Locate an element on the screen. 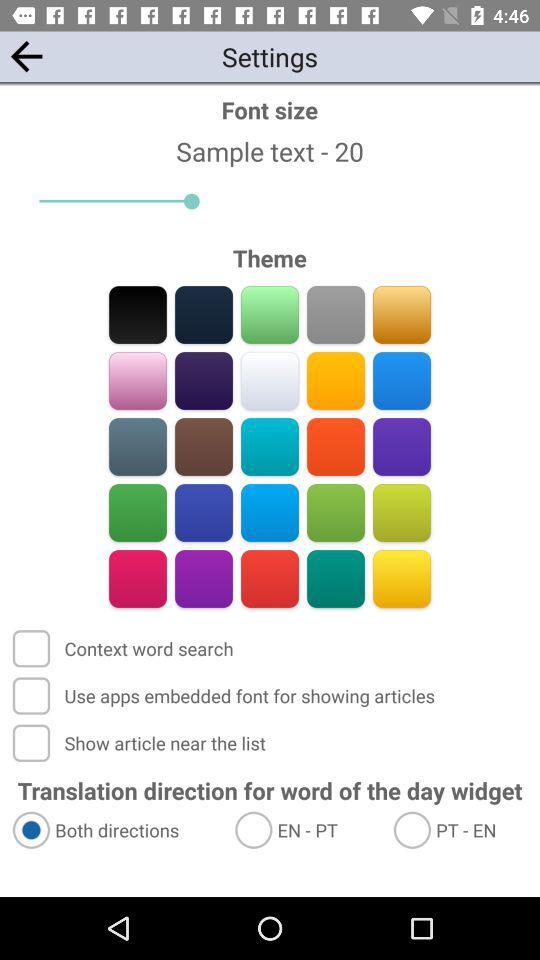 Image resolution: width=540 pixels, height=960 pixels. theme color is located at coordinates (335, 380).